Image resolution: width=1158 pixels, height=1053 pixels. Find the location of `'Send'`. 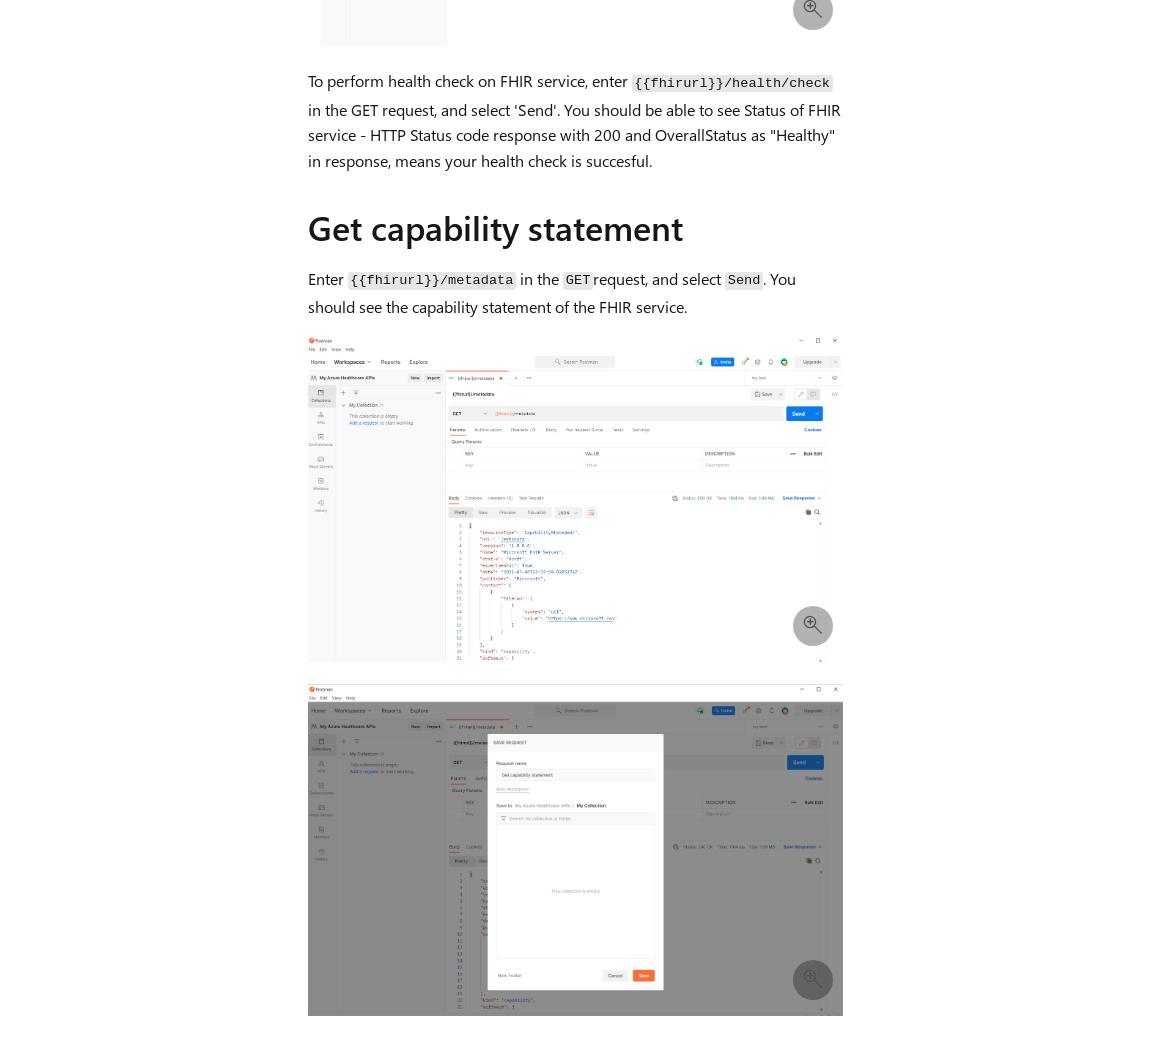

'Send' is located at coordinates (742, 279).